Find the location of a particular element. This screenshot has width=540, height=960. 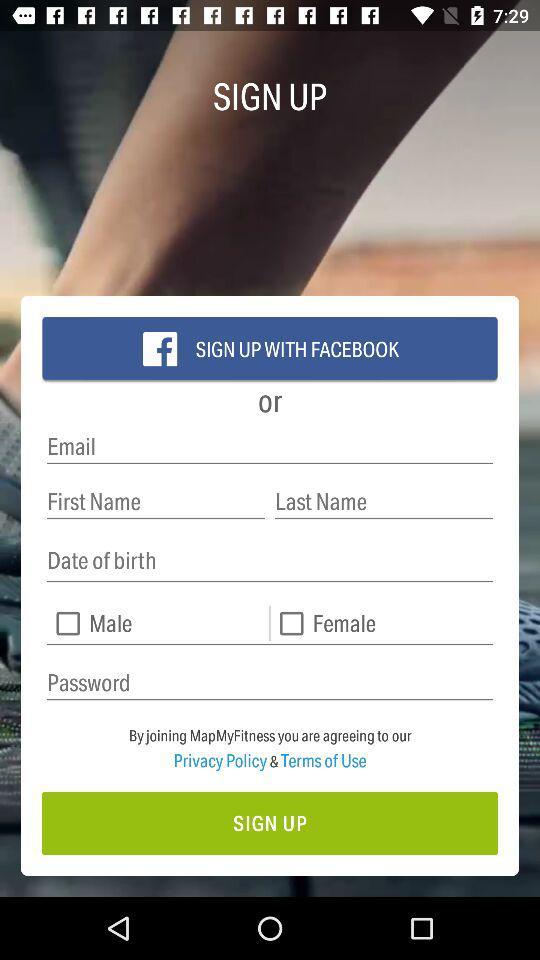

date of birth here is located at coordinates (270, 561).